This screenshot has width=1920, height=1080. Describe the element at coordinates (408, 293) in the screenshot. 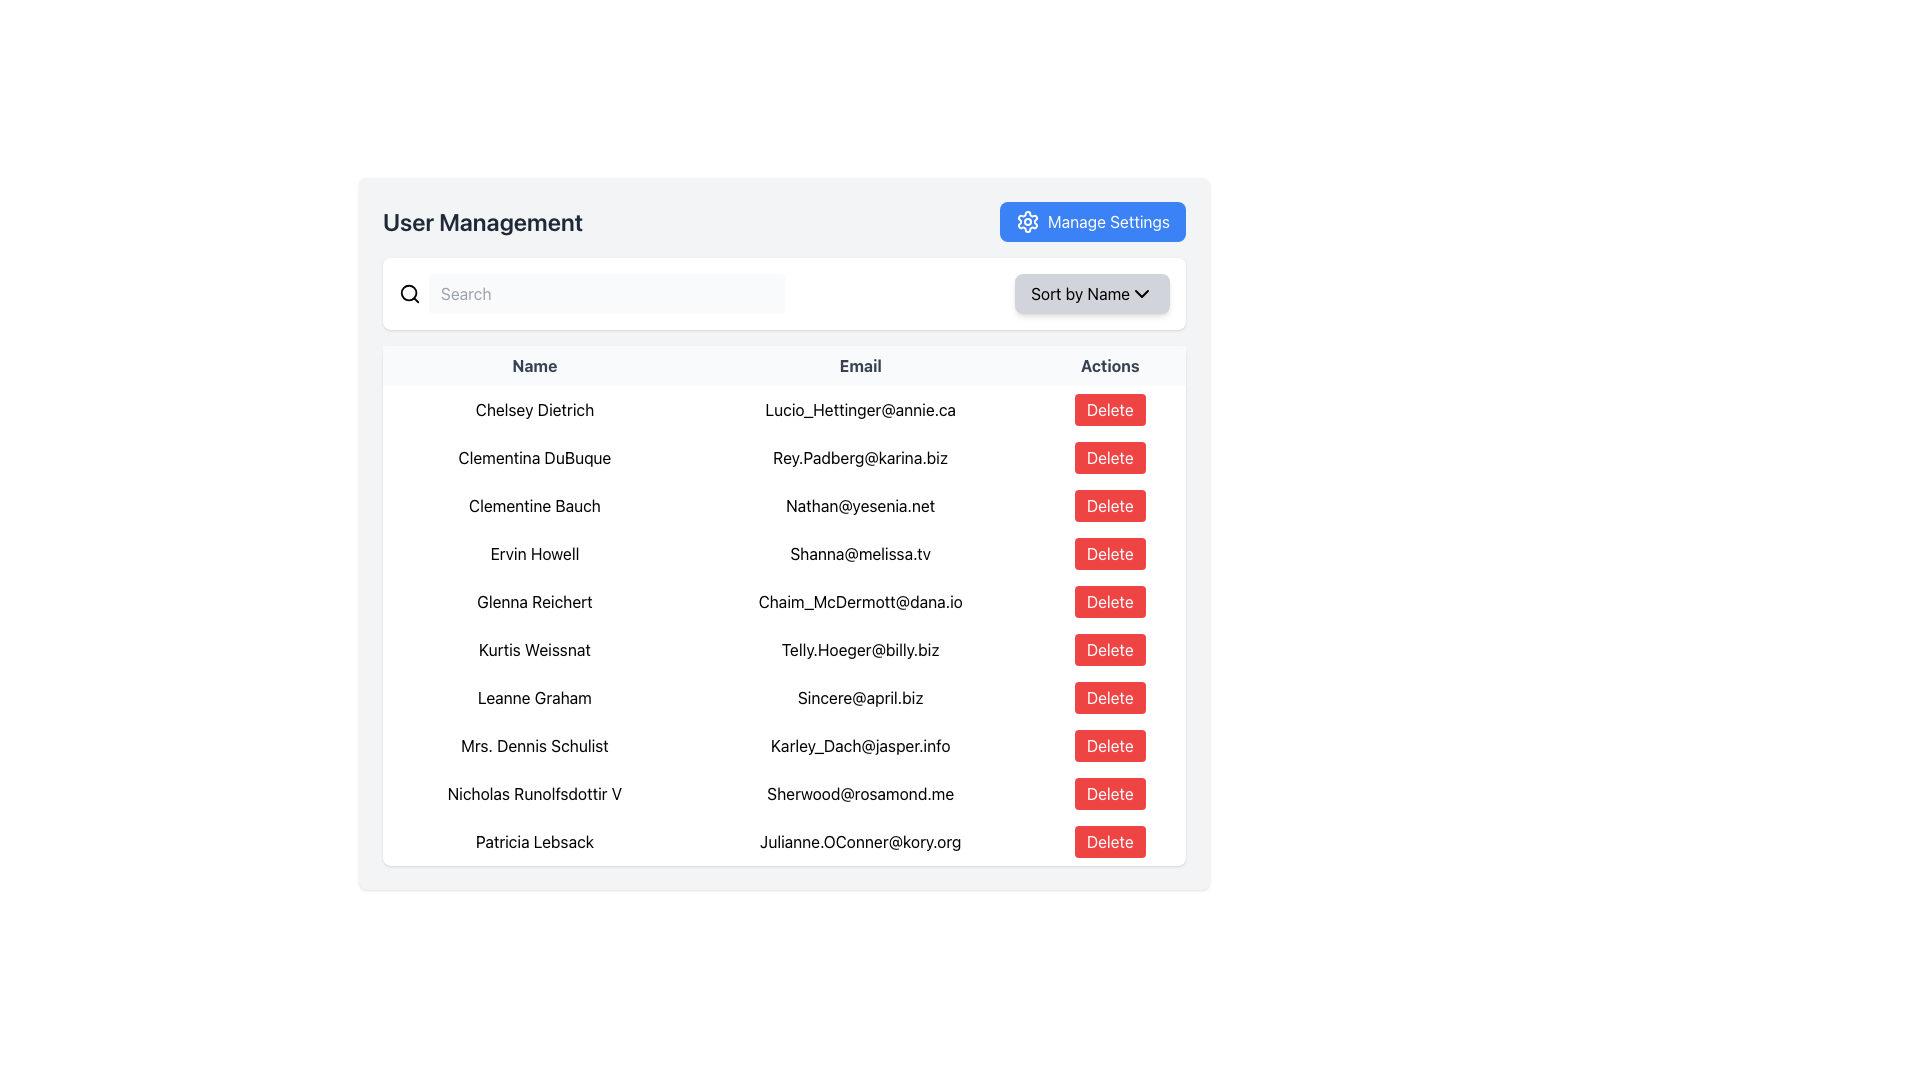

I see `the search icon located to the left of the 'Search' text input field, indicating the search functionality` at that location.